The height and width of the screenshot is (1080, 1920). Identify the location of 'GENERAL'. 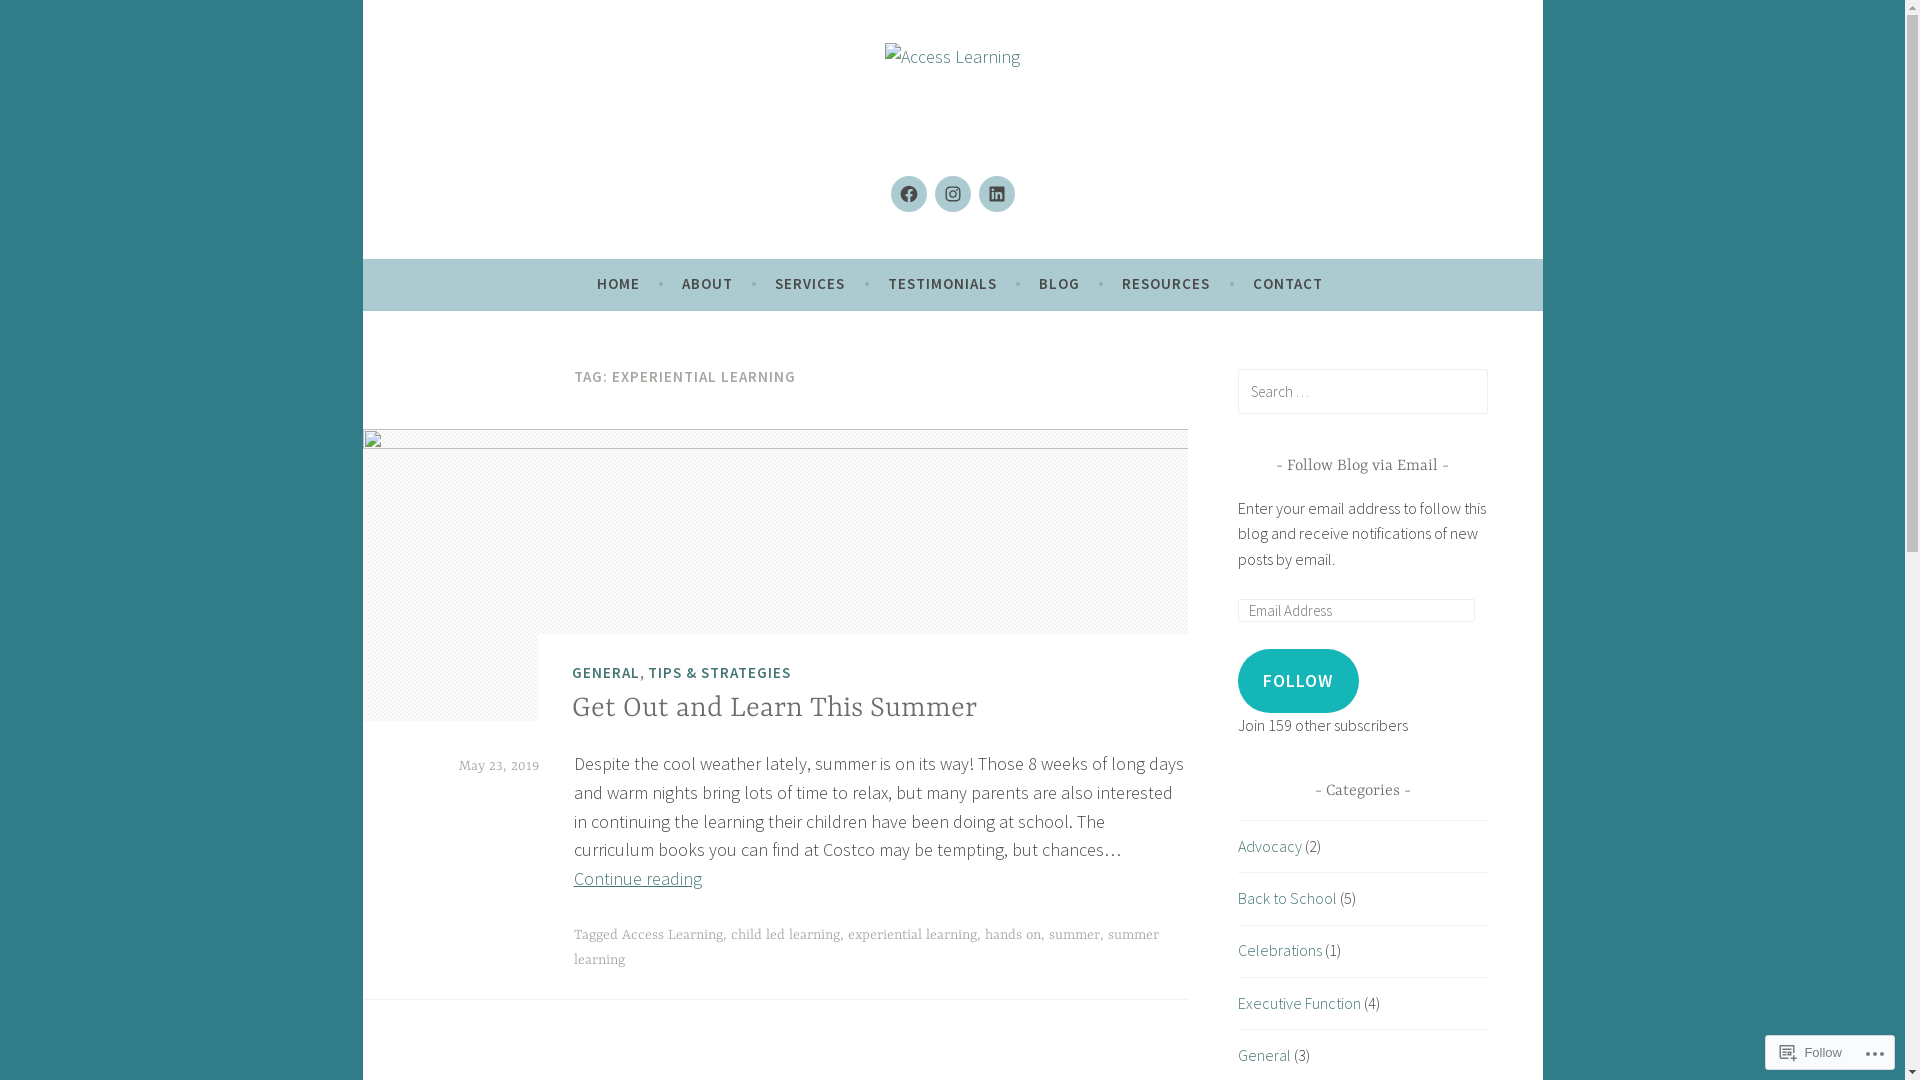
(604, 672).